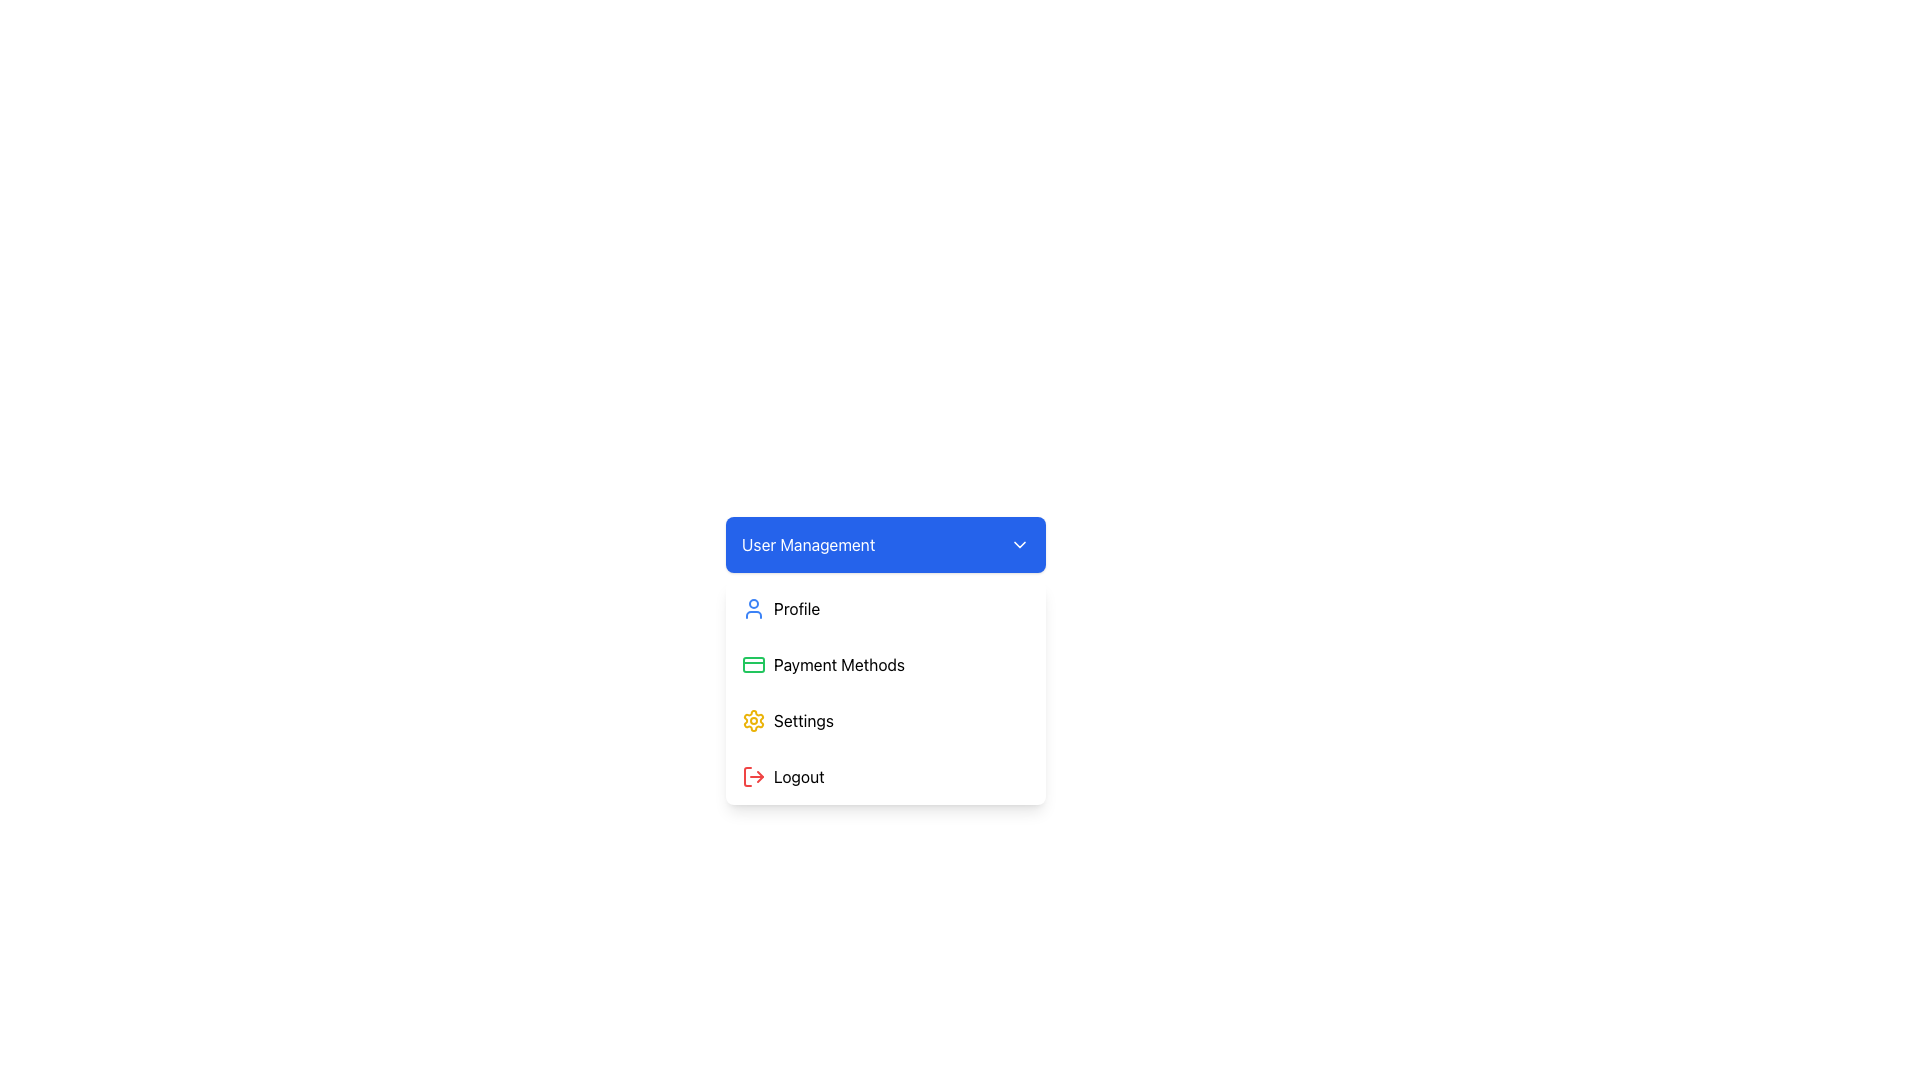 The image size is (1920, 1080). Describe the element at coordinates (839, 664) in the screenshot. I see `the 'Manage Payment Methods' text label located in the dropdown menu under the 'User Management' section` at that location.